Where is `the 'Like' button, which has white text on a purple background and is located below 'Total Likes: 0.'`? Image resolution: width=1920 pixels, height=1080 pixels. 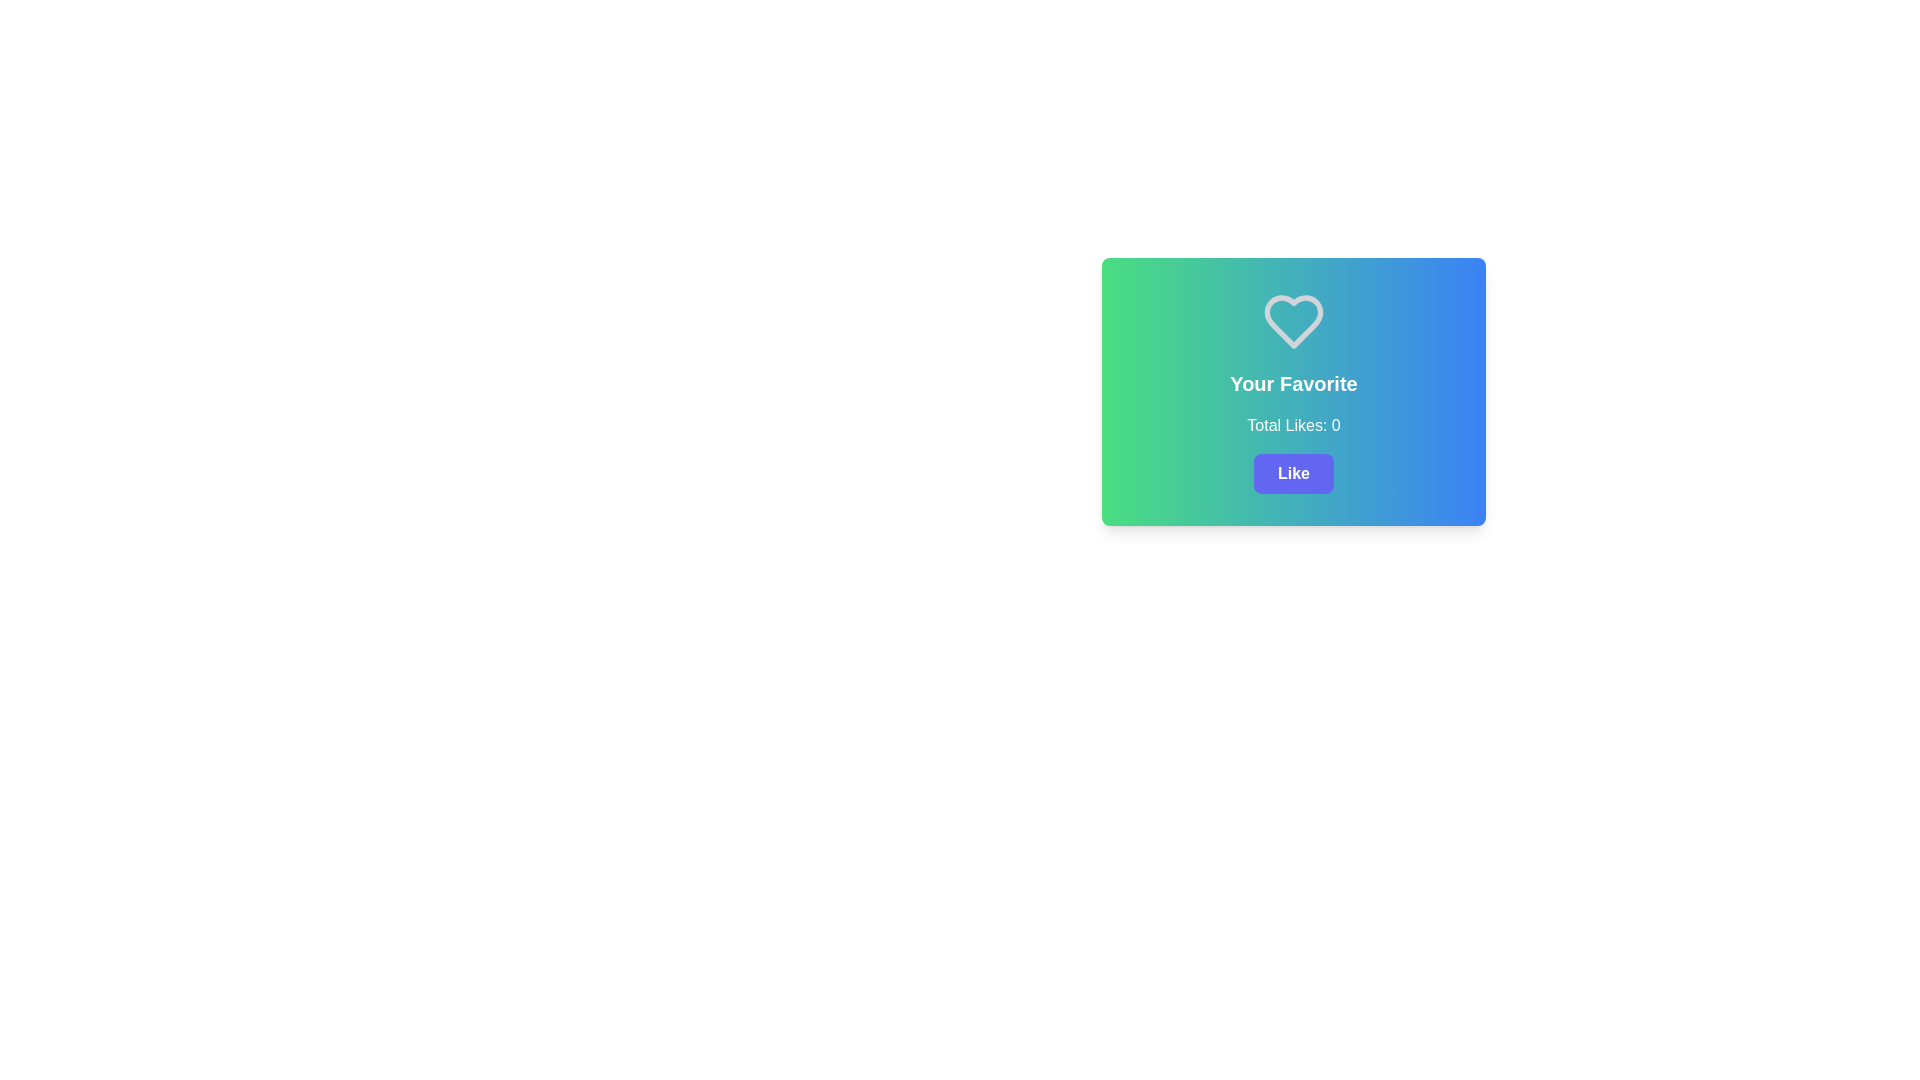 the 'Like' button, which has white text on a purple background and is located below 'Total Likes: 0.' is located at coordinates (1294, 474).